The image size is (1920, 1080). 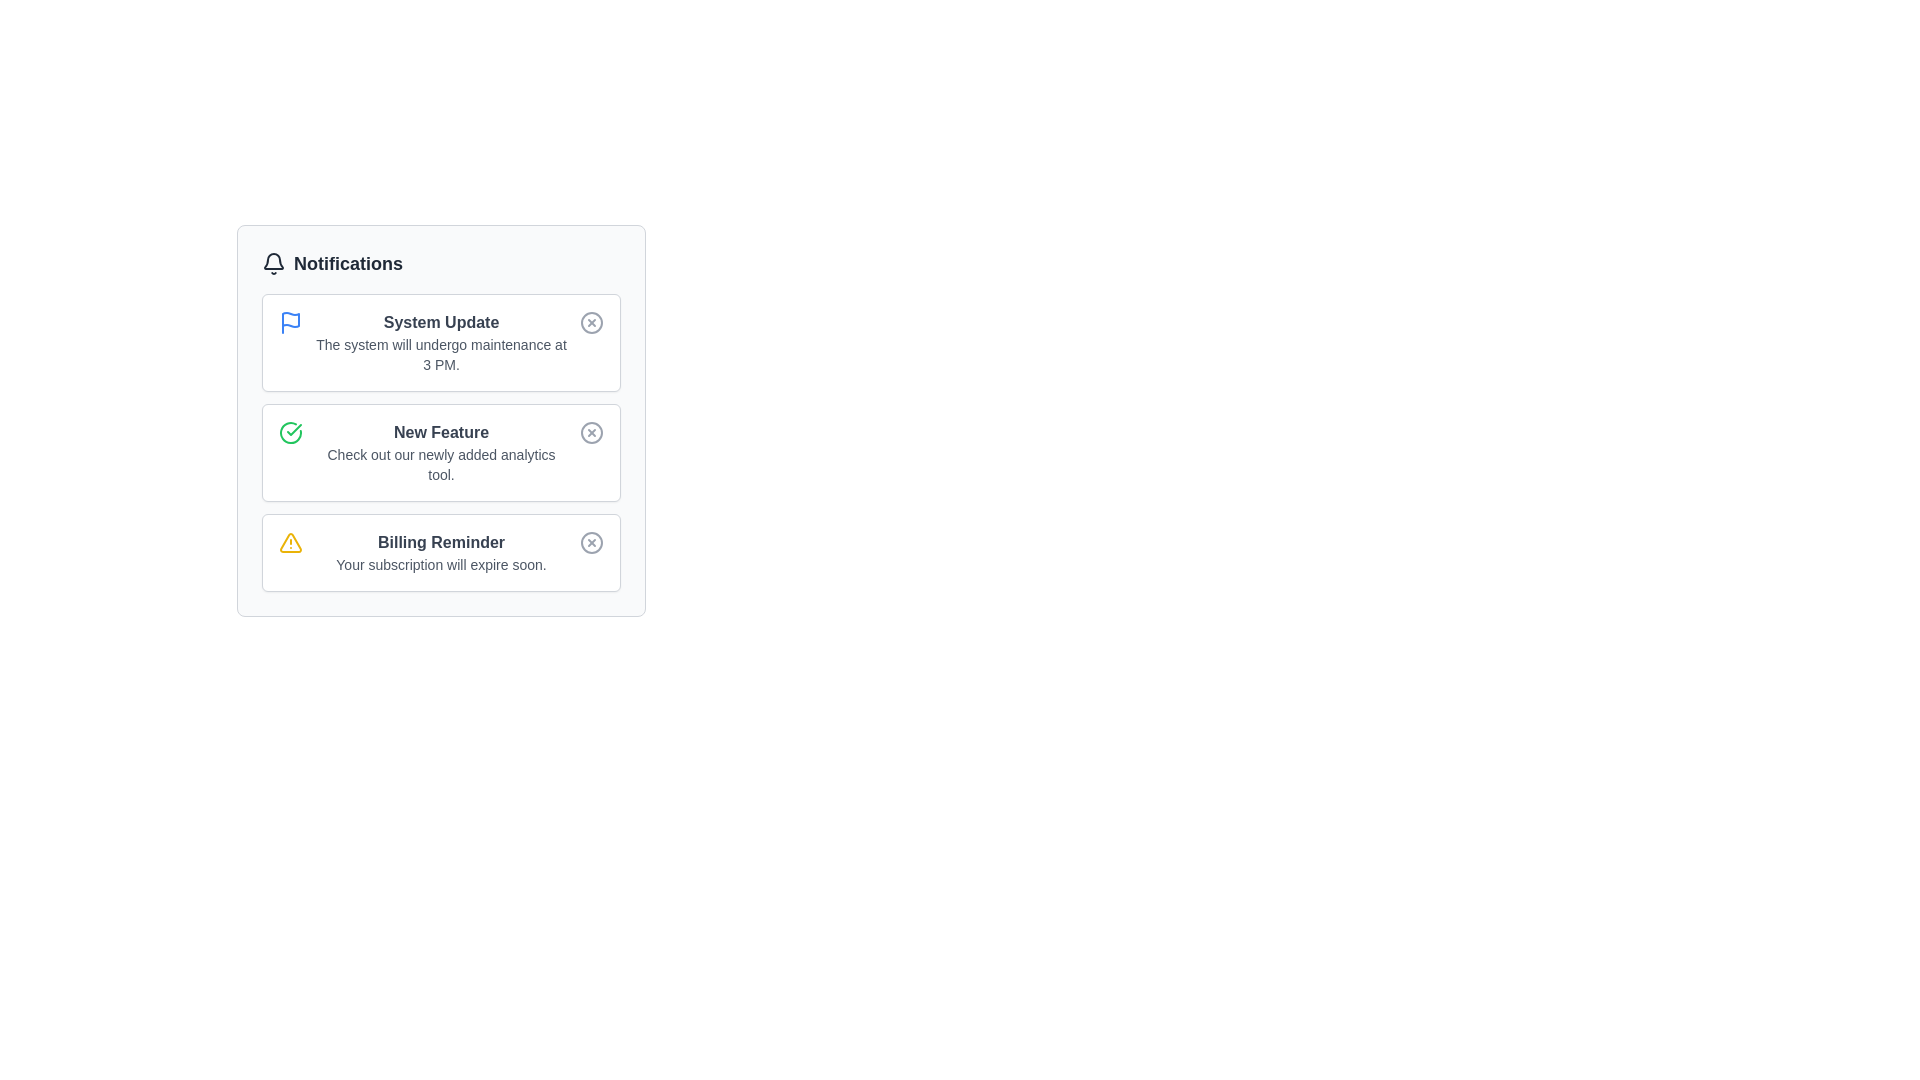 What do you see at coordinates (590, 322) in the screenshot?
I see `the close button located in the top right corner of the 'System Update' notification to change its appearance` at bounding box center [590, 322].